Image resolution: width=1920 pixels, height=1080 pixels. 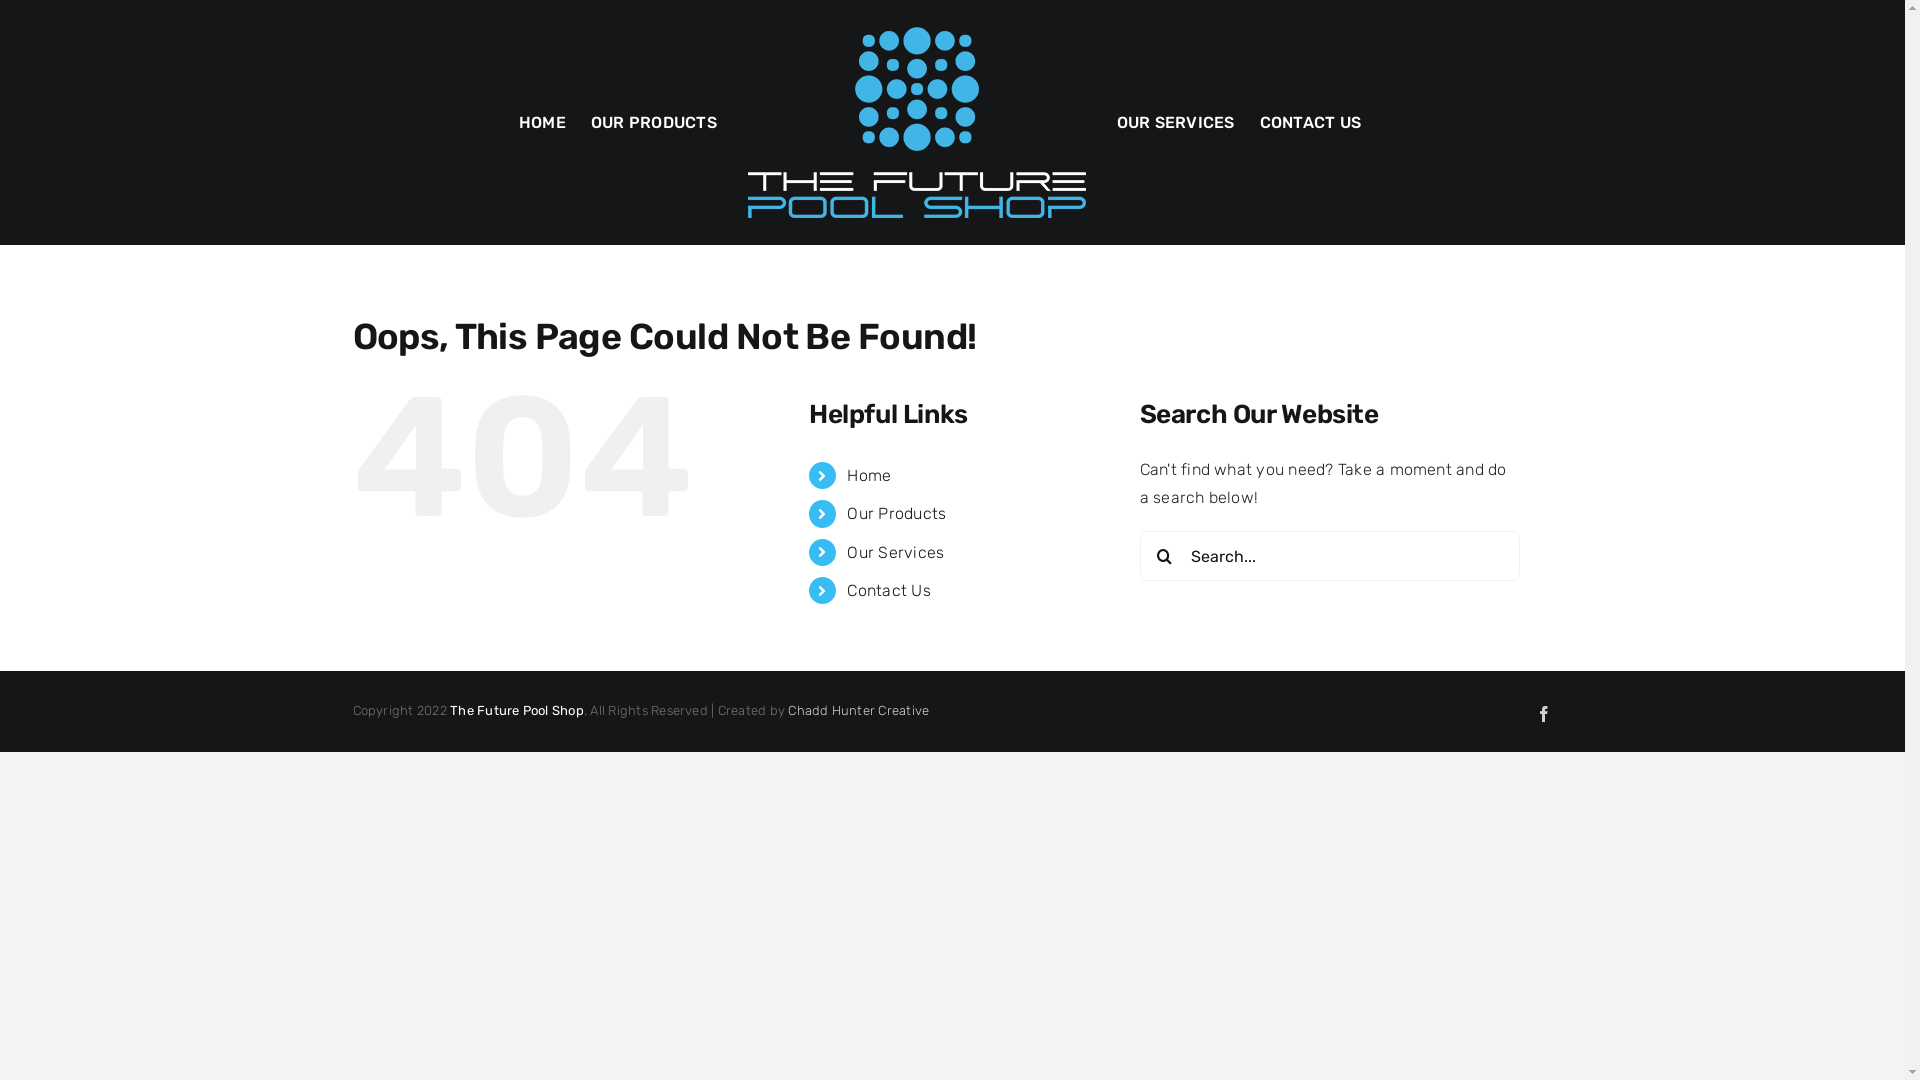 What do you see at coordinates (1543, 712) in the screenshot?
I see `'Facebook'` at bounding box center [1543, 712].